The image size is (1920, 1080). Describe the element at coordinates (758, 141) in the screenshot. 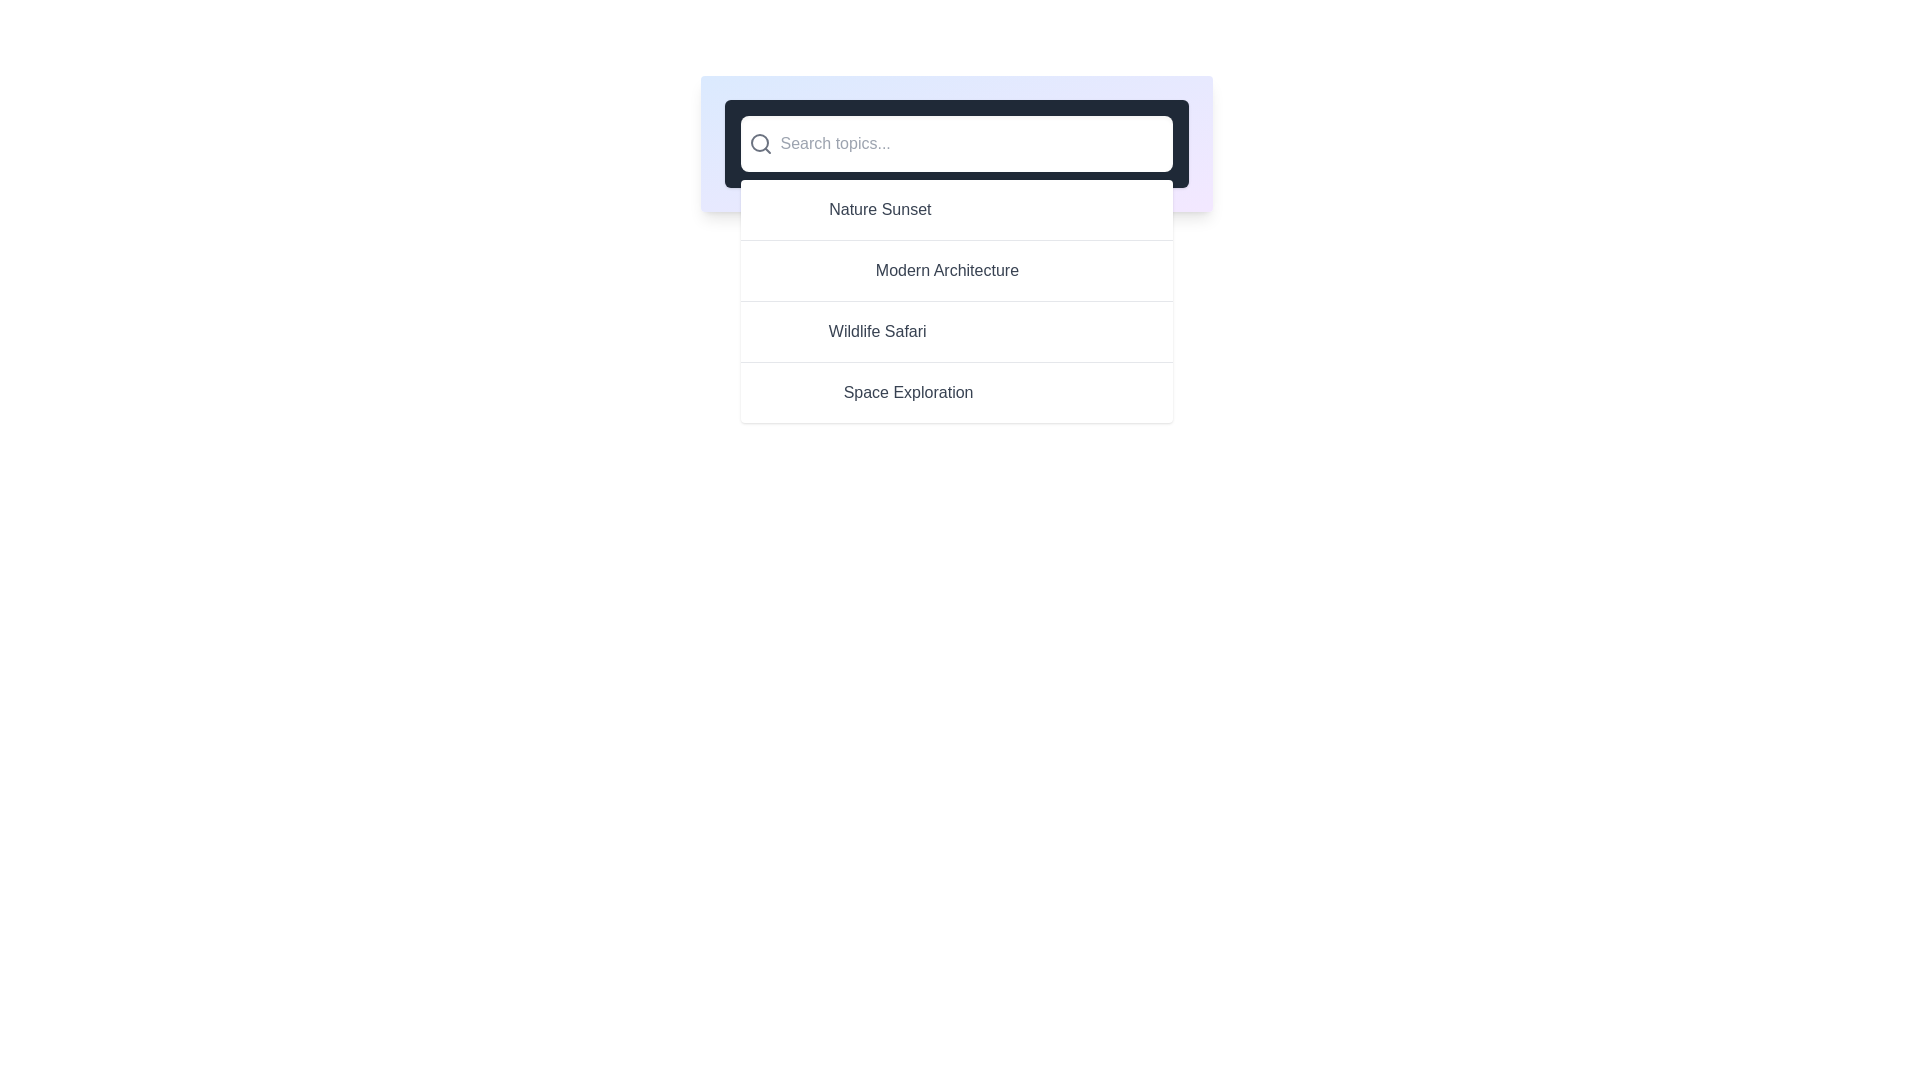

I see `the circular SVG icon that serves as the lens of the magnifying-glass design located in the leftmost part of the search bar at the top-center of the interface` at that location.